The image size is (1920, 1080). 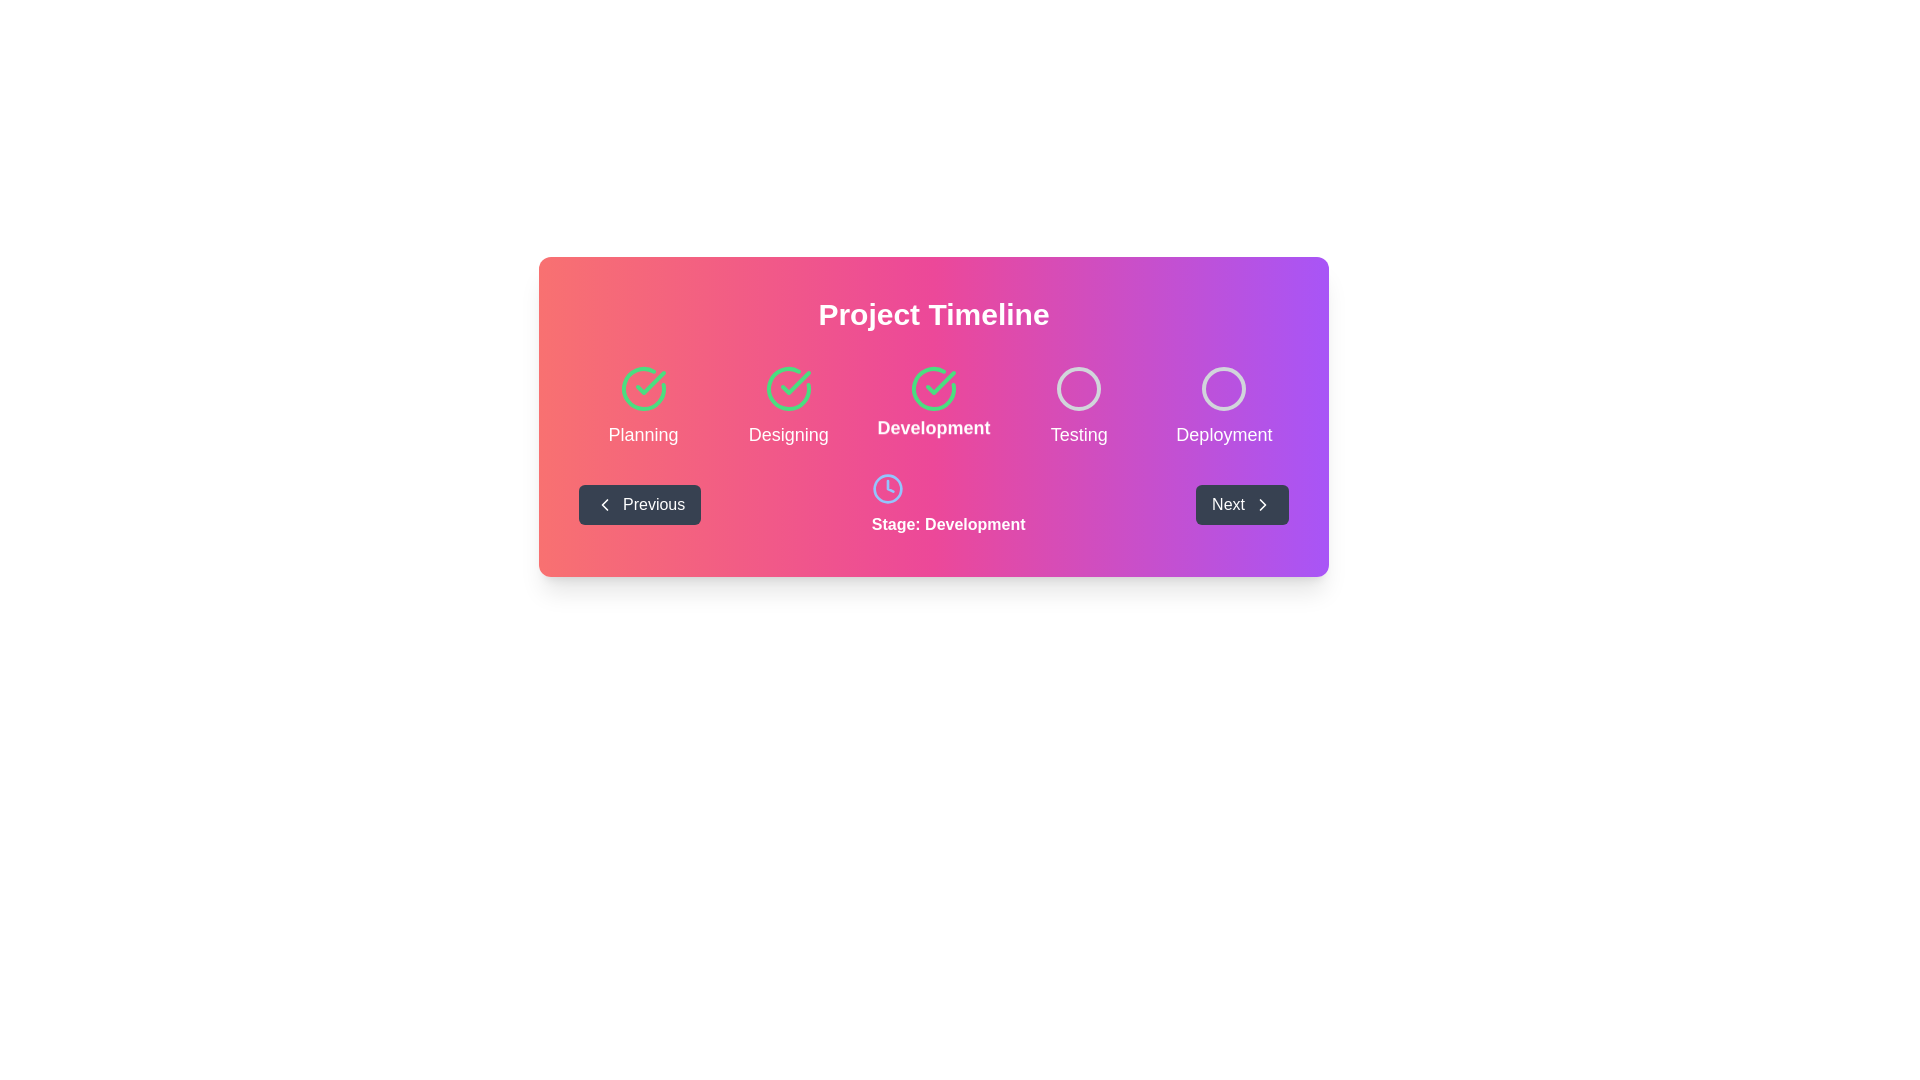 What do you see at coordinates (1261, 504) in the screenshot?
I see `the chevron icon within the 'Next' button located at the bottom-right corner of the interface for navigation` at bounding box center [1261, 504].